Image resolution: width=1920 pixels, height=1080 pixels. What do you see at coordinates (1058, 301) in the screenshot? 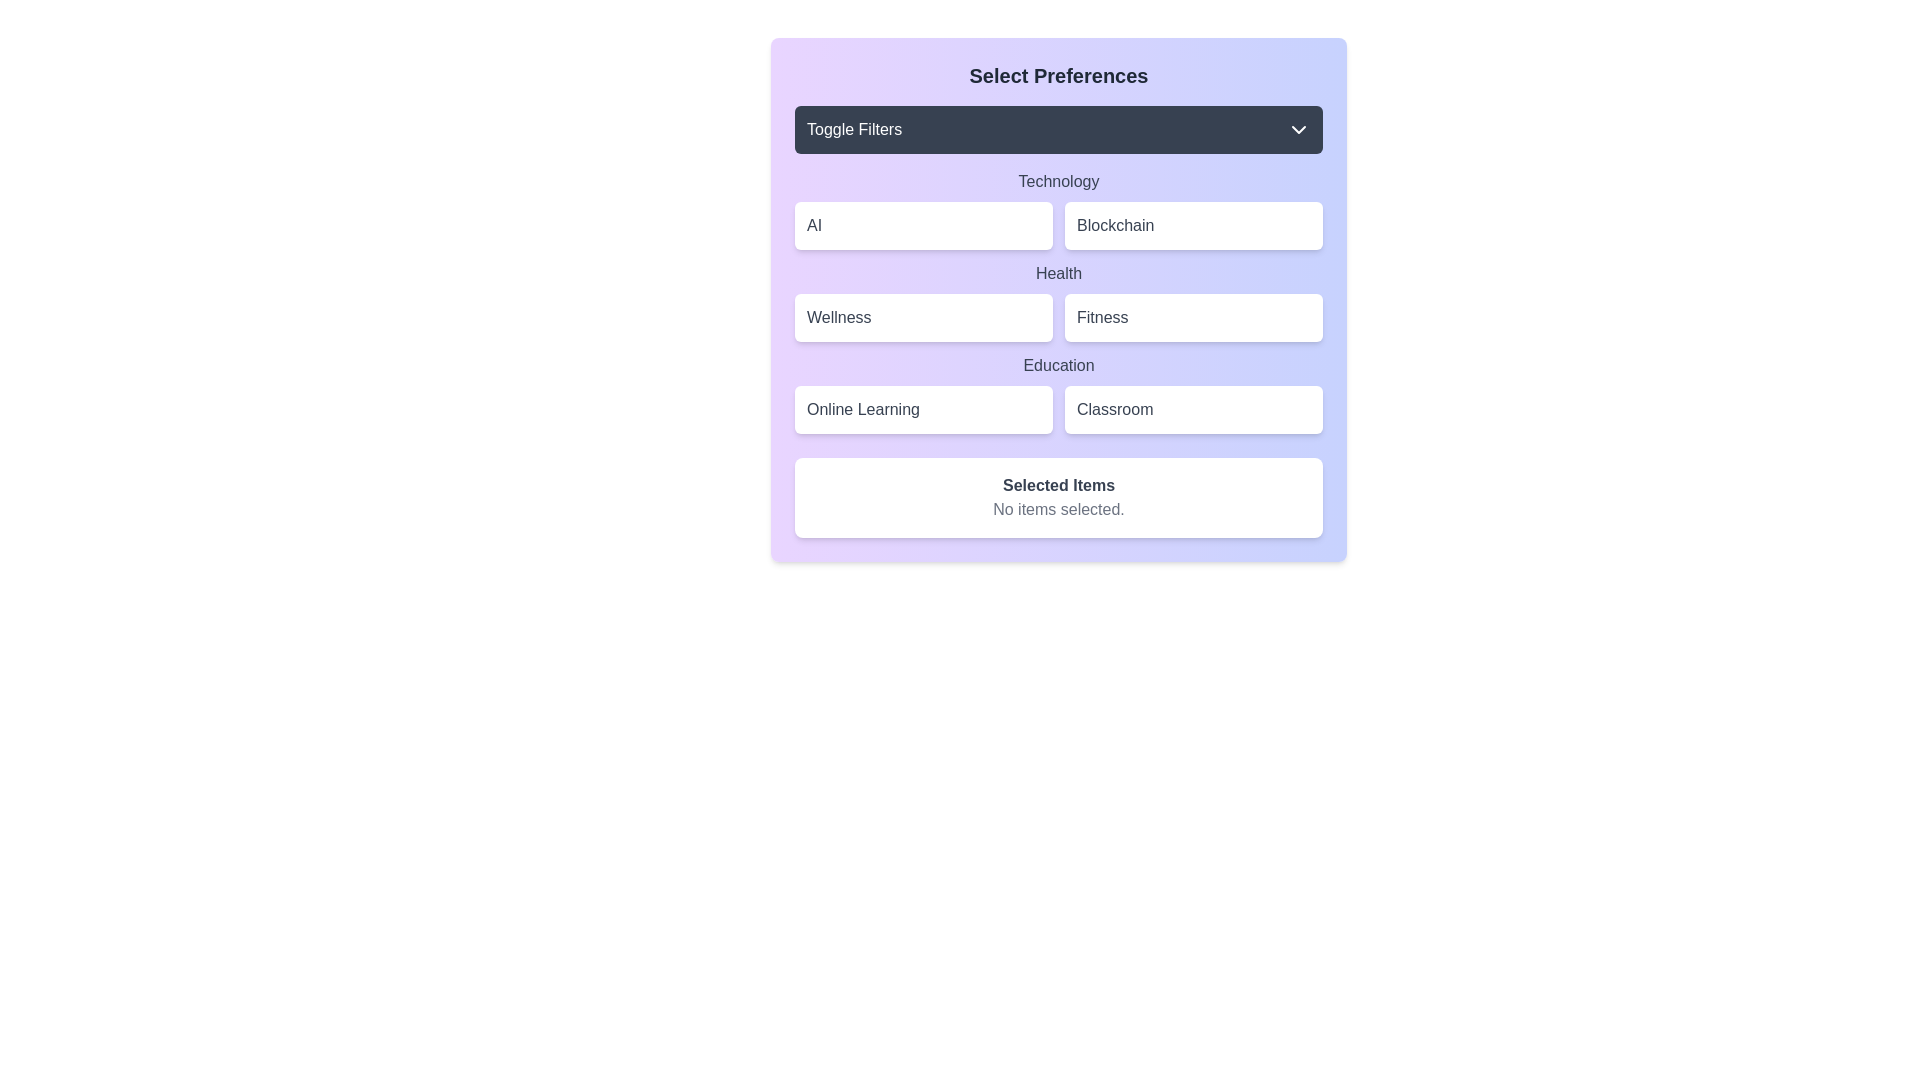
I see `the 'Fitness' button within the 'Health' category box` at bounding box center [1058, 301].